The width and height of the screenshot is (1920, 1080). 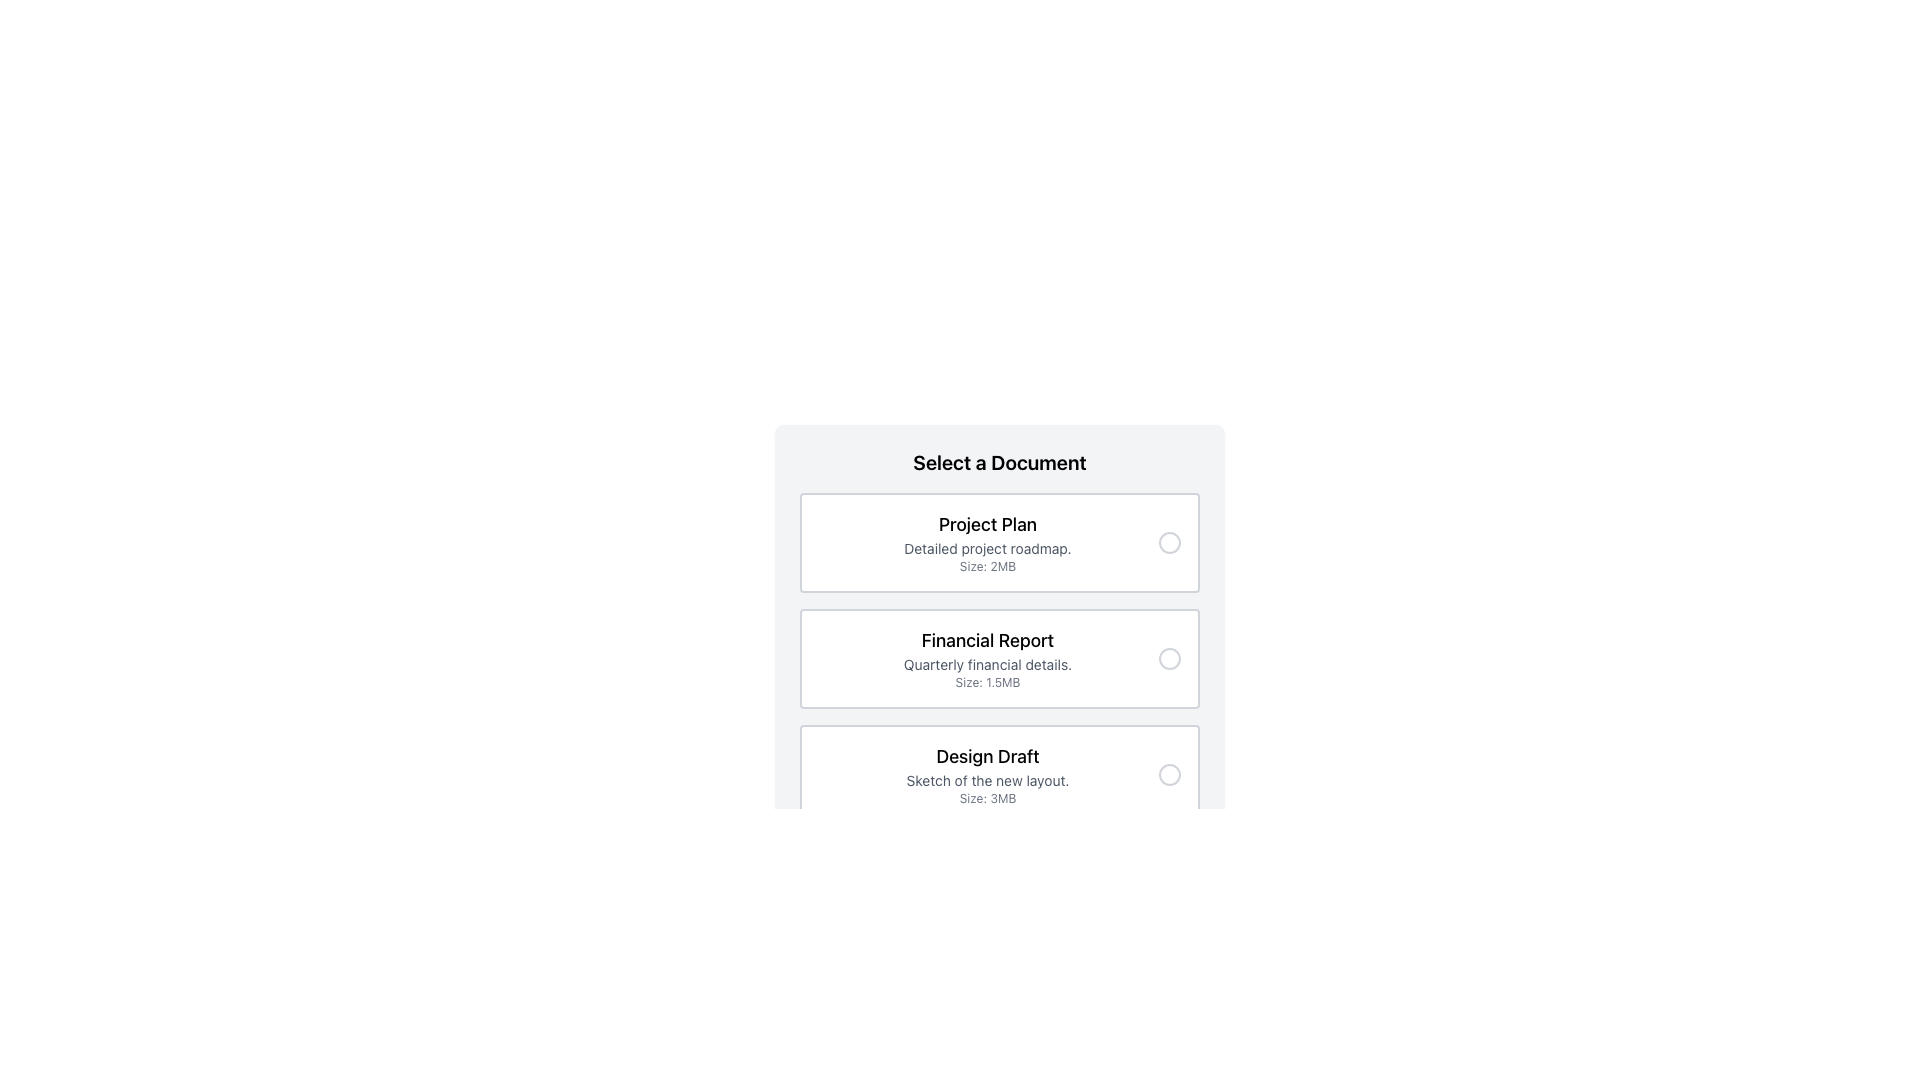 I want to click on text contents of the Information Display that includes 'Financial Report', 'Quarterly financial details.', and 'Size: 1.5MB', so click(x=988, y=659).